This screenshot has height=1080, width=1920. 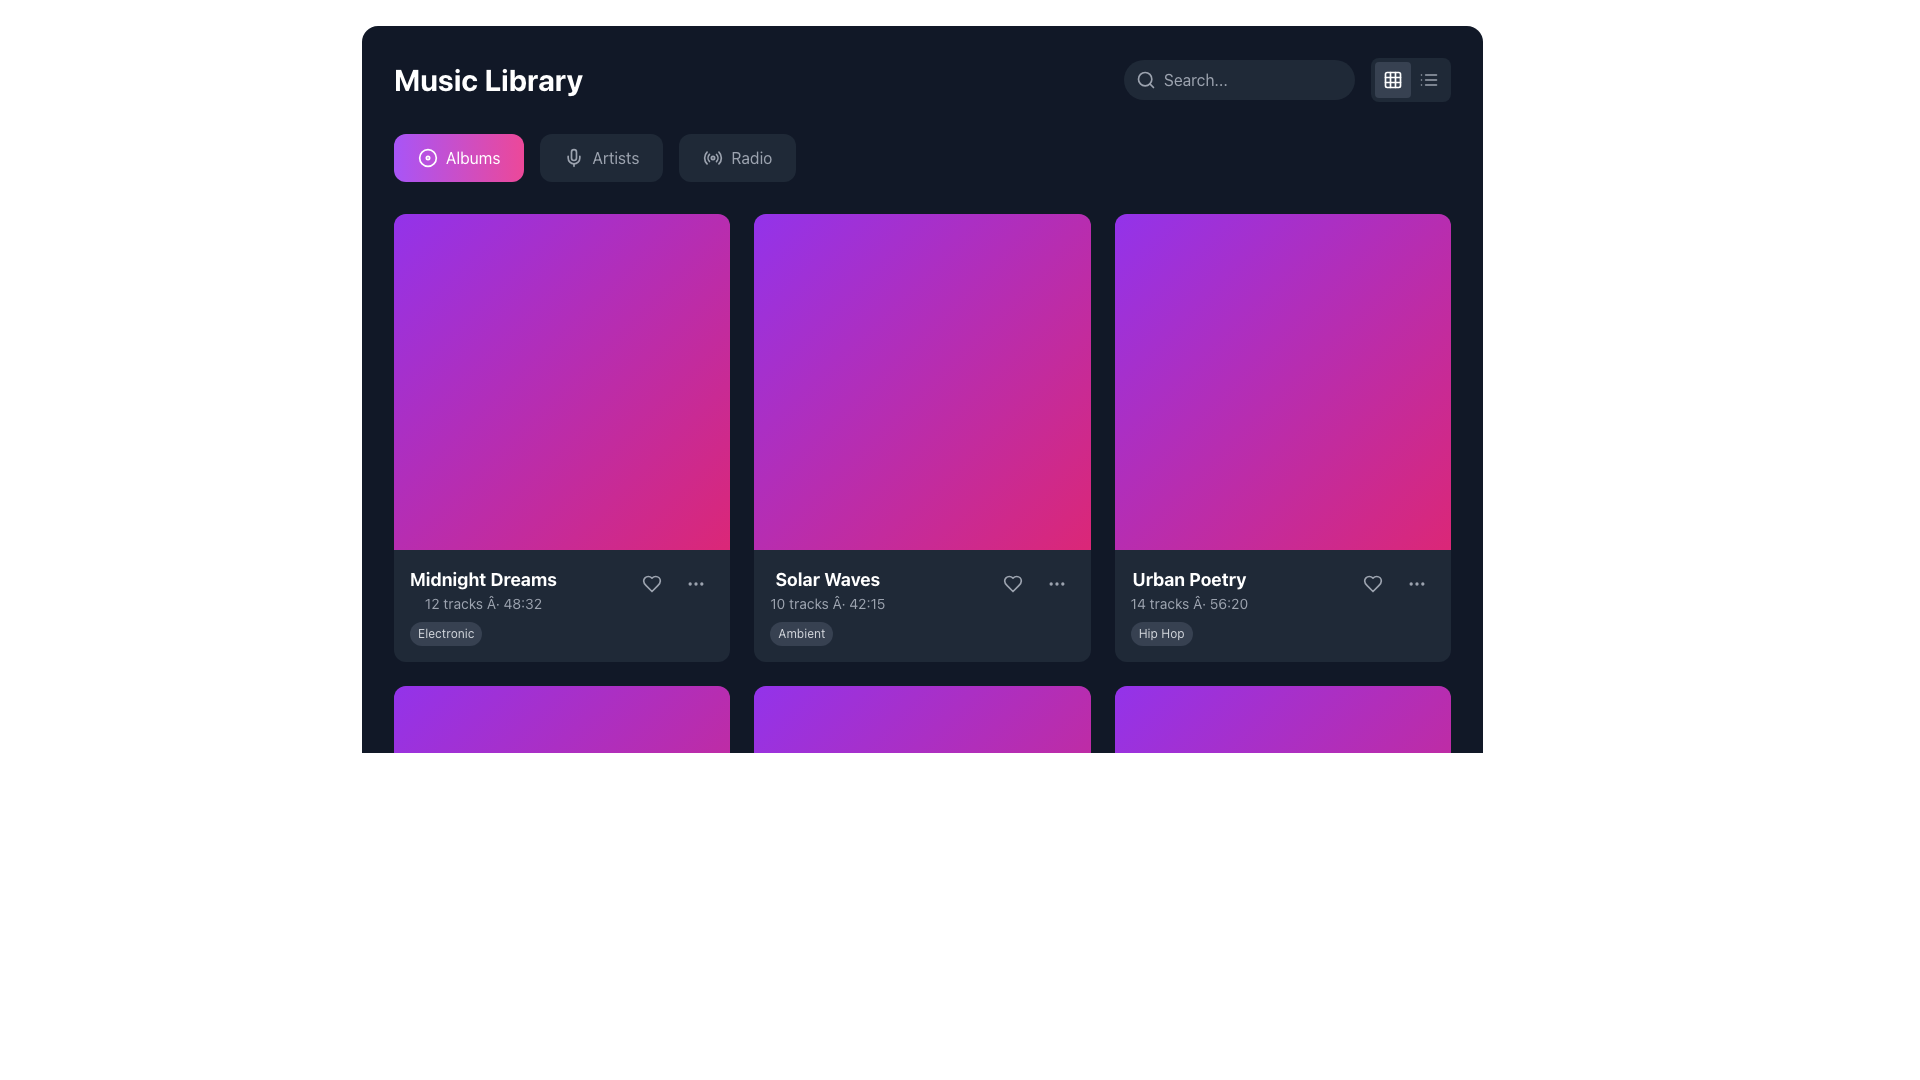 I want to click on the heart-shaped icon with a hollow gray outline located in the bottom-right corner of the purple card titled 'Urban Poetry', so click(x=1371, y=583).